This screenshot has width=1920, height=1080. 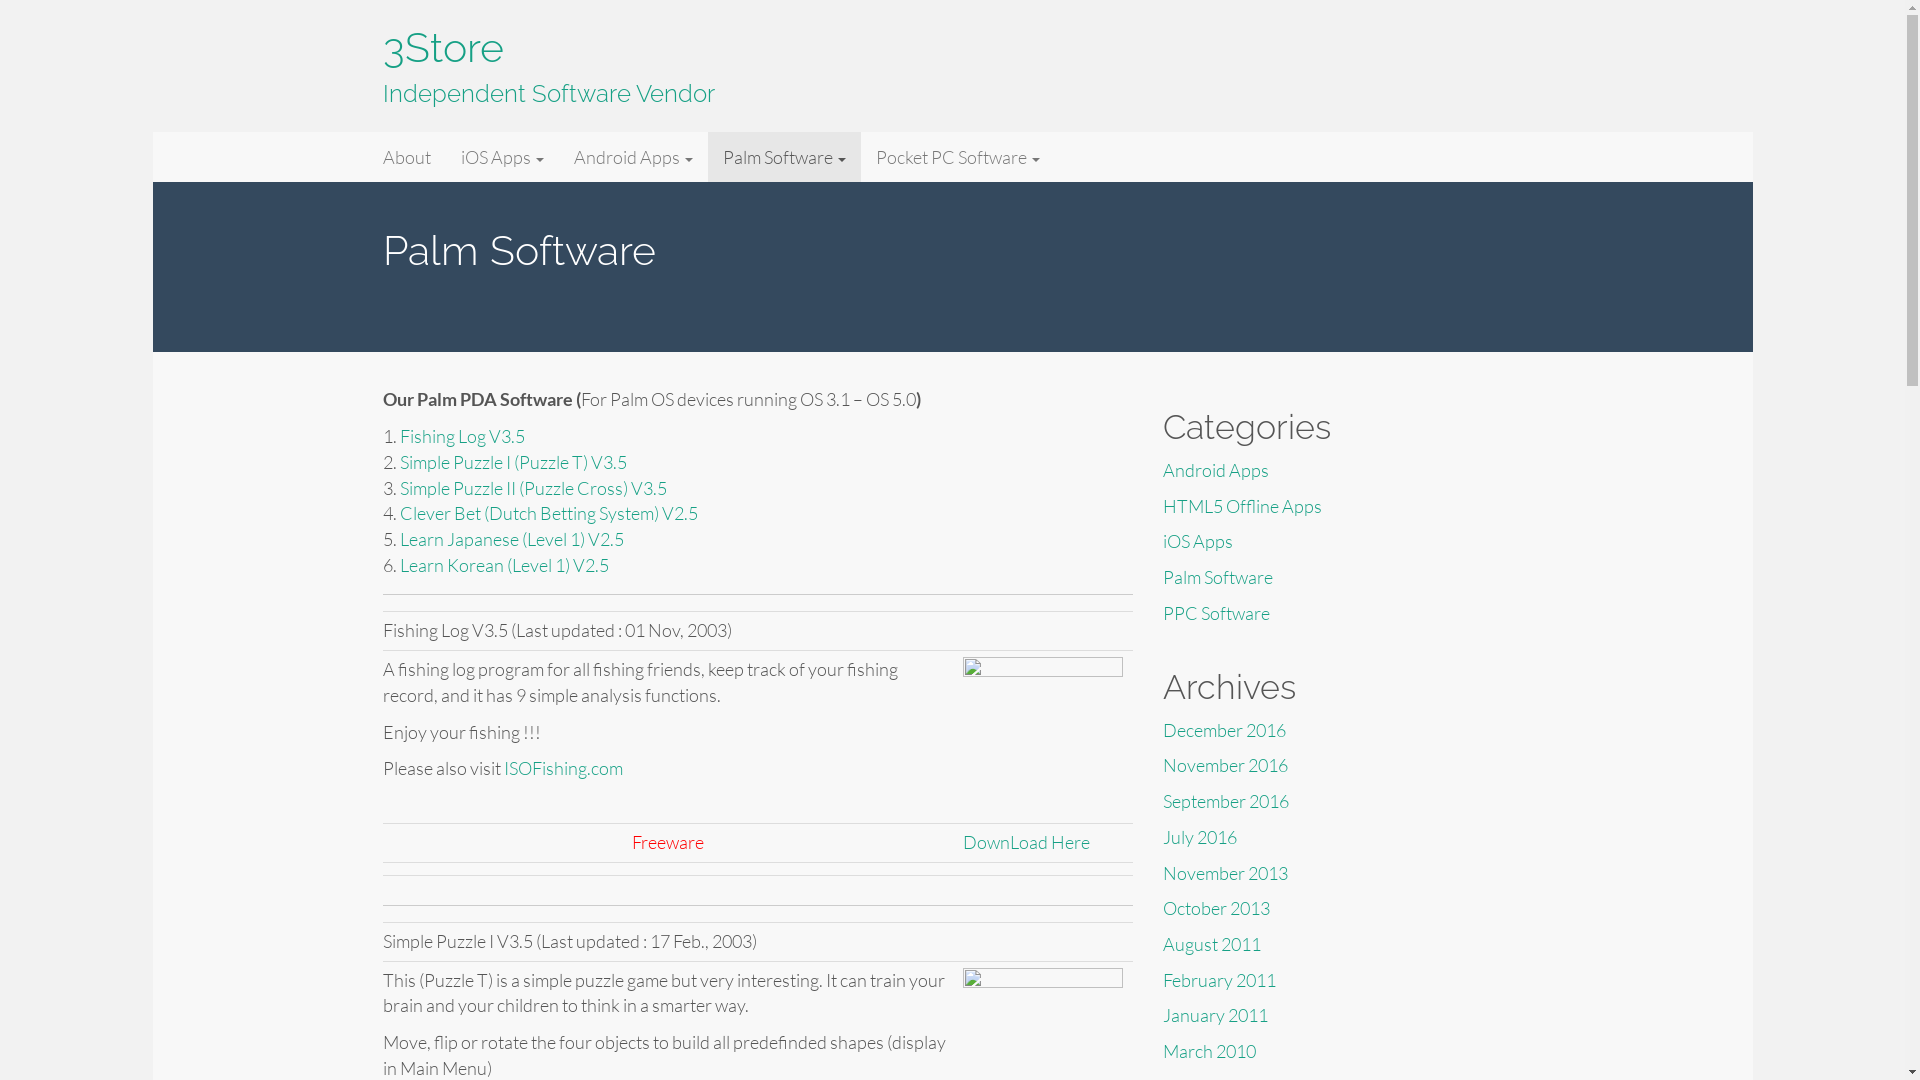 I want to click on 'Simple Puzzle II (Puzzle Cross) V3.5', so click(x=533, y=488).